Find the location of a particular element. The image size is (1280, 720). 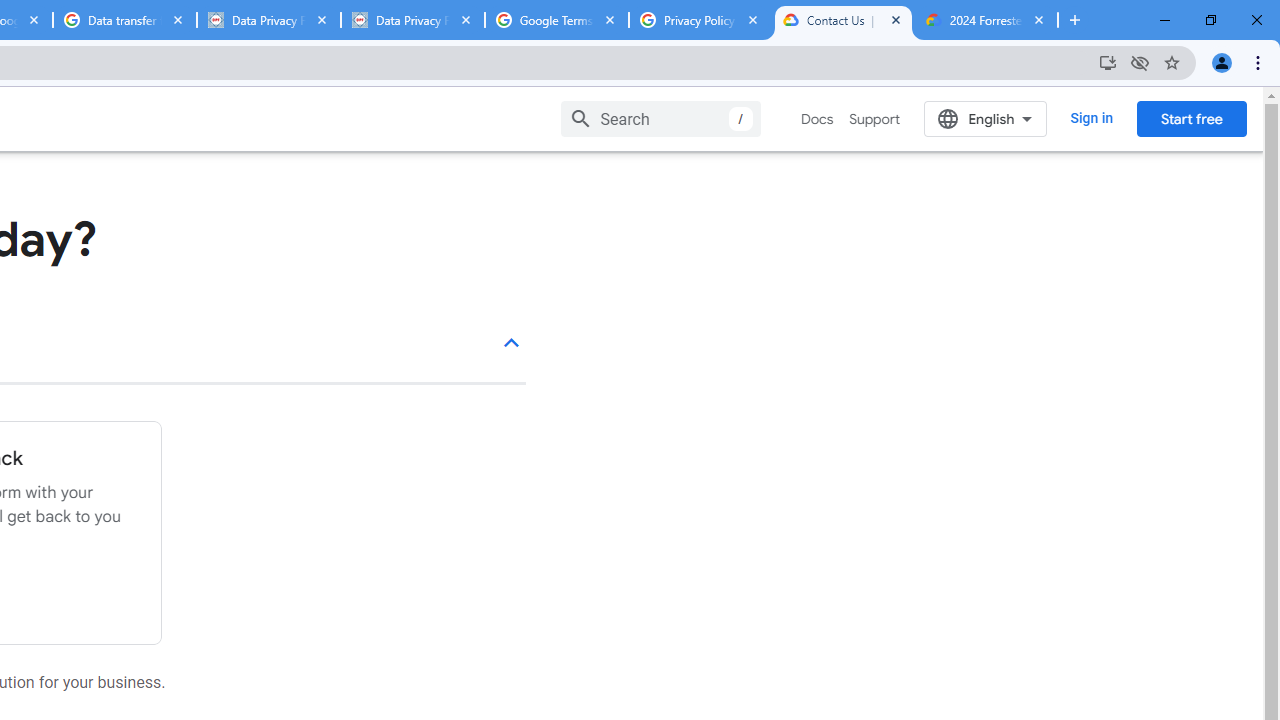

'Start free' is located at coordinates (1191, 118).